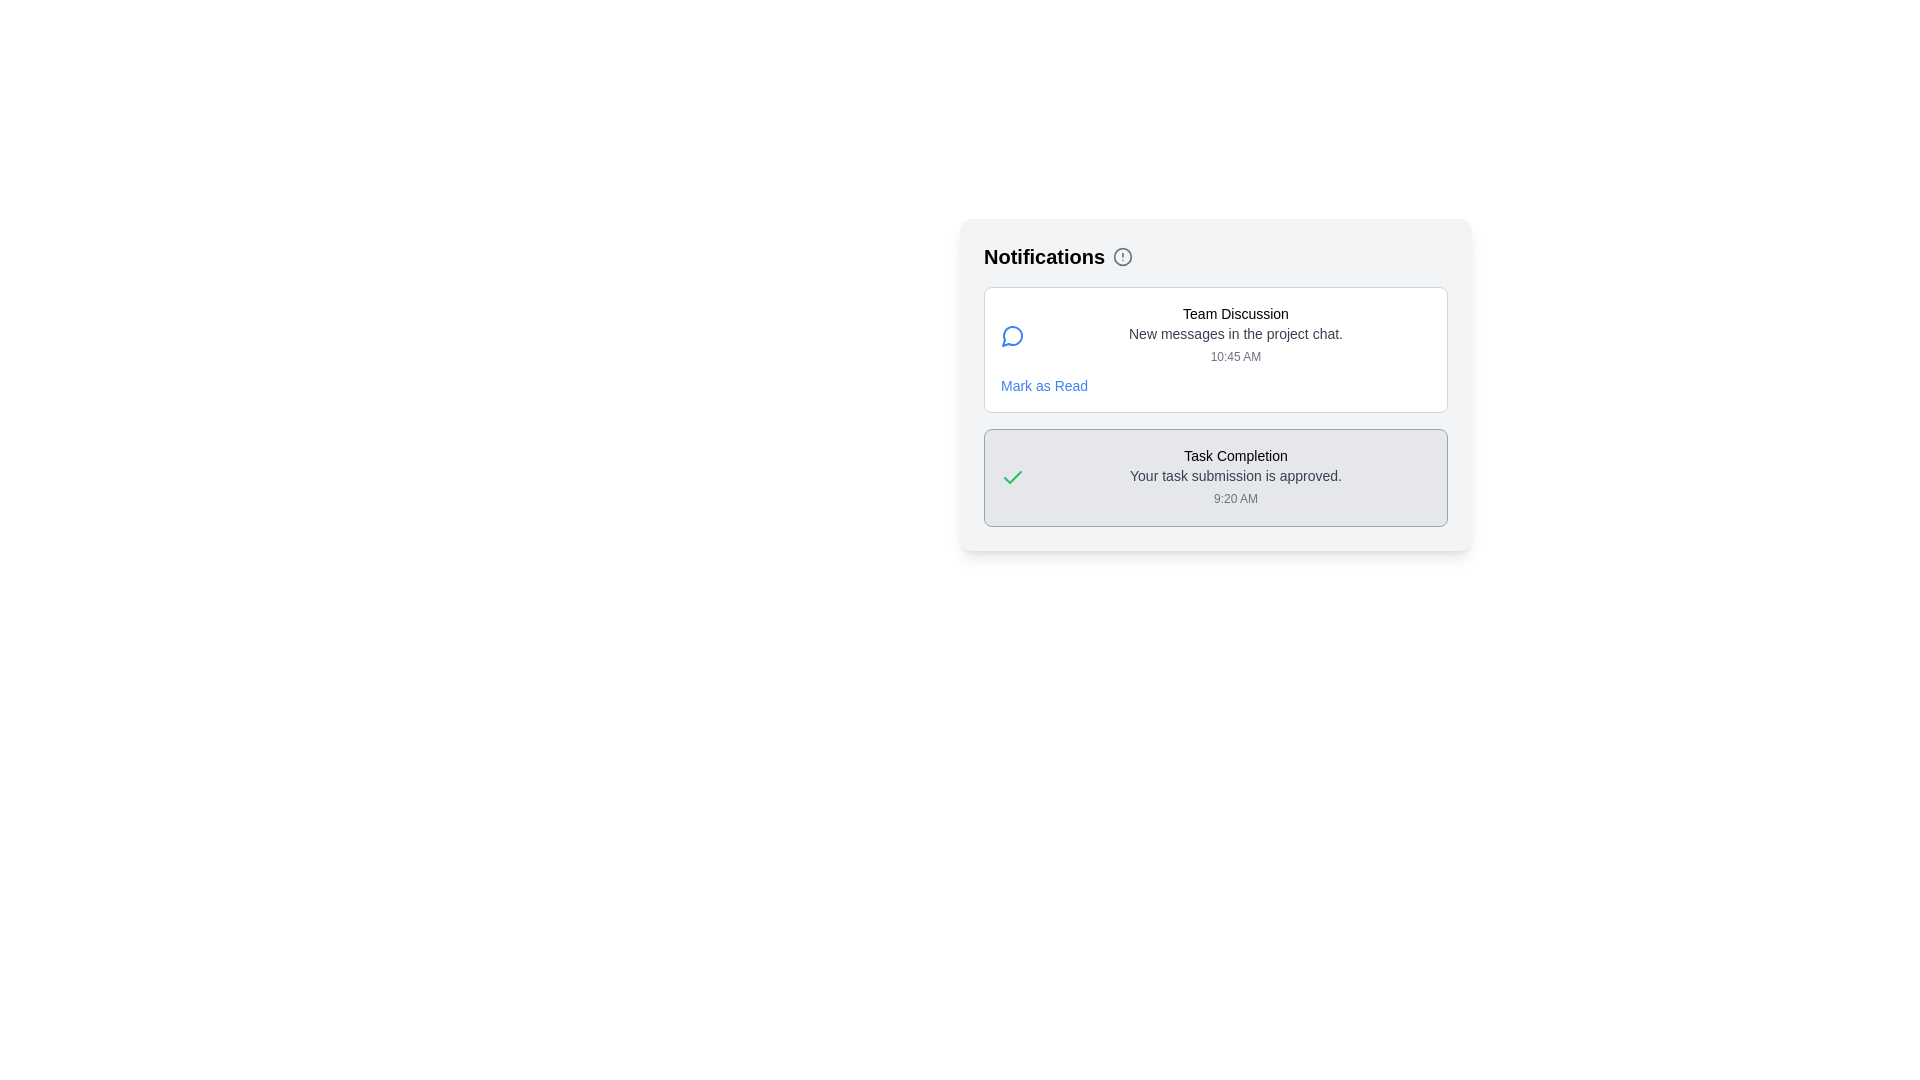  I want to click on the interactive Notification Message displaying 'Task Completion' with the approval message and timestamp, so click(1235, 478).